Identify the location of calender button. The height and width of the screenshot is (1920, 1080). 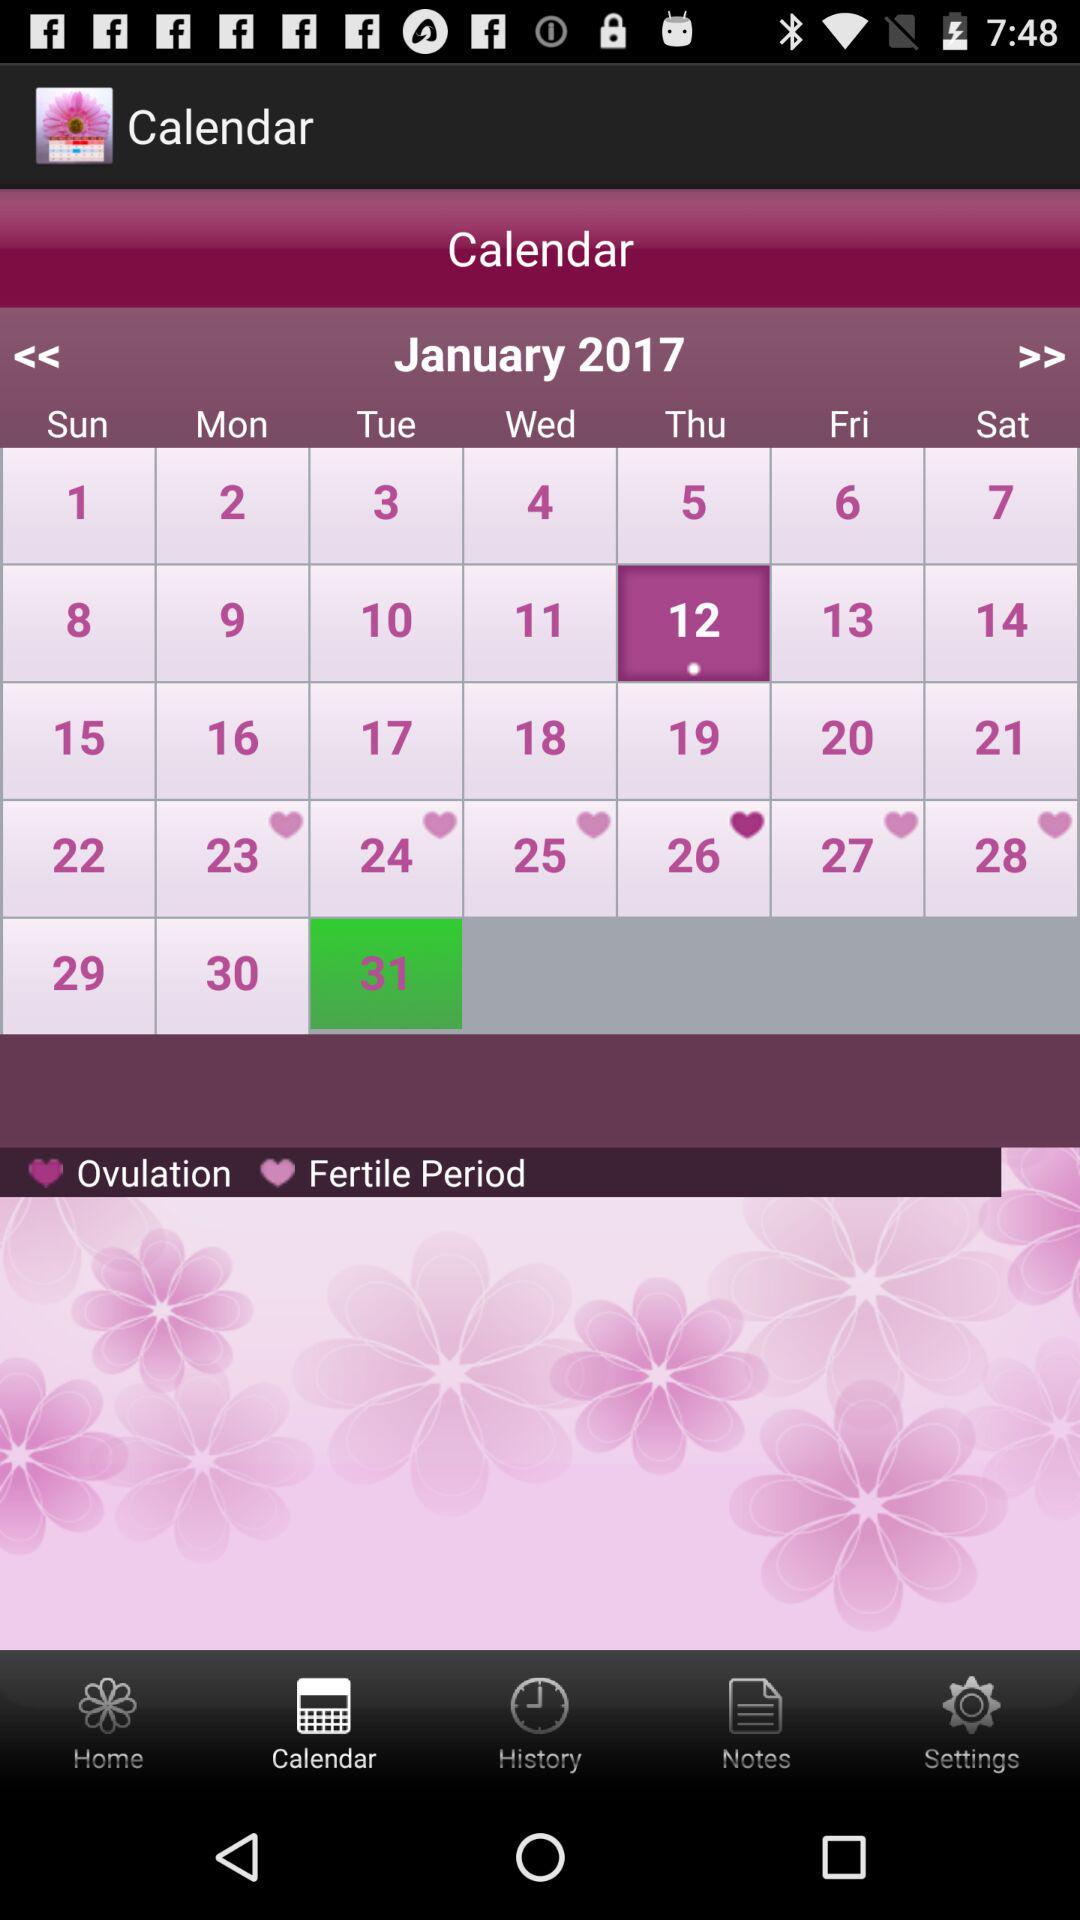
(323, 1721).